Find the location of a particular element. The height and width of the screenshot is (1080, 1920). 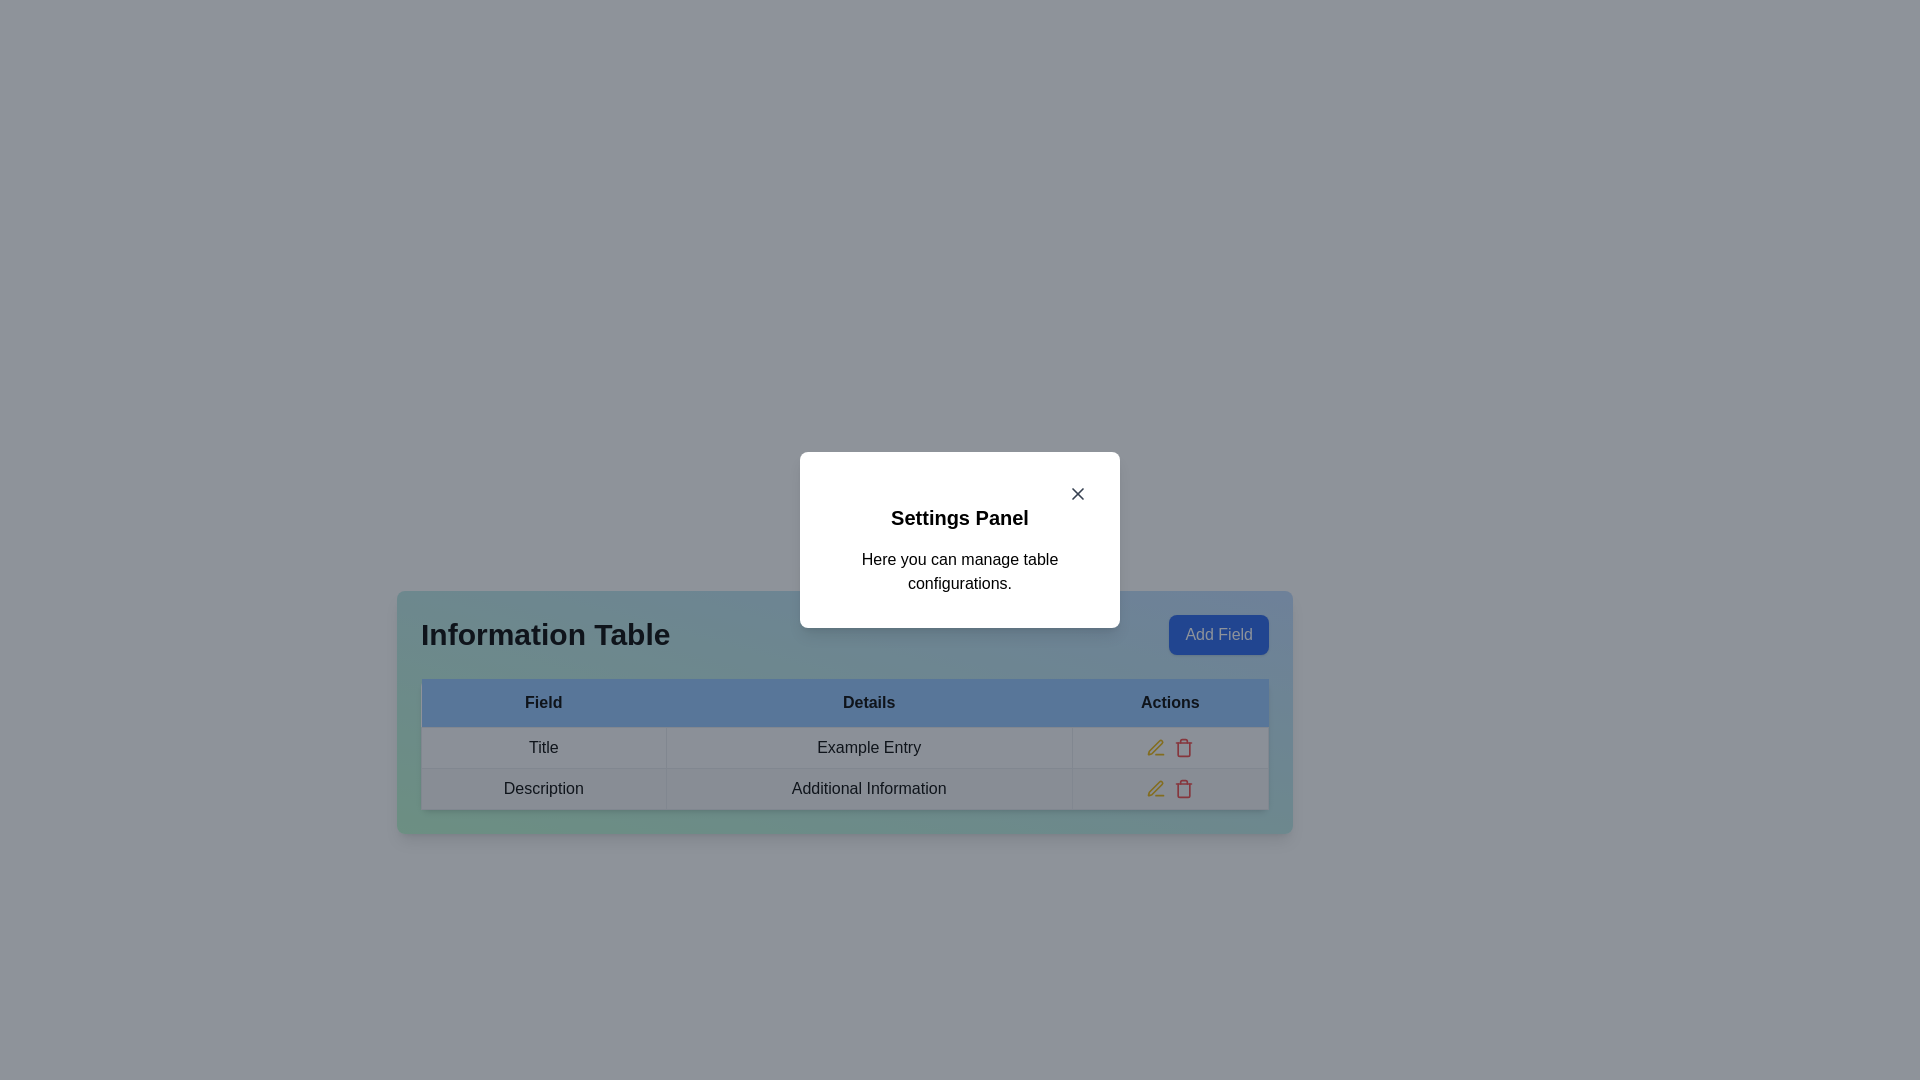

the modal dialog or popup panel that provides a summary and actions related to managing table configurations, which is centrally located above the 'Information Table' is located at coordinates (960, 540).